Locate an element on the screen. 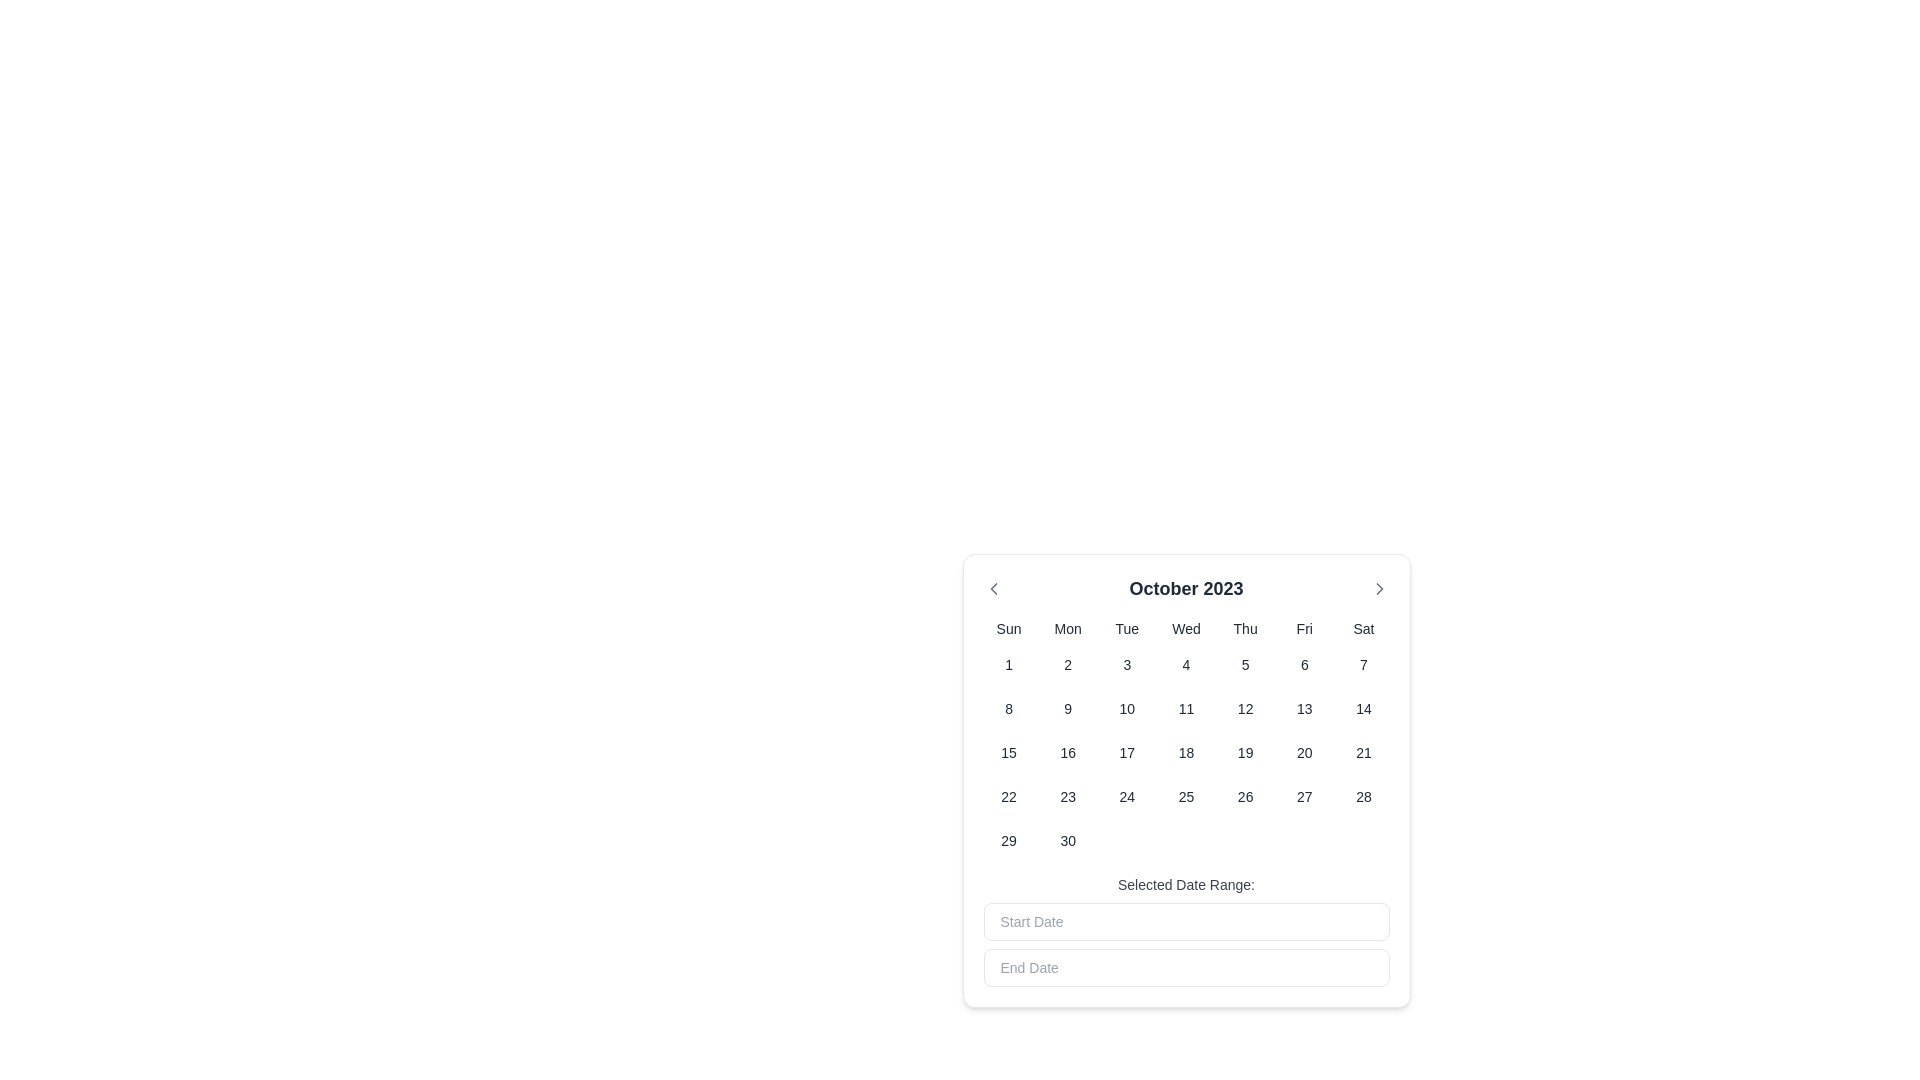  the clickable calendar cell displaying the number '23' located in the fourth column and fourth row of the calendar grid is located at coordinates (1067, 796).